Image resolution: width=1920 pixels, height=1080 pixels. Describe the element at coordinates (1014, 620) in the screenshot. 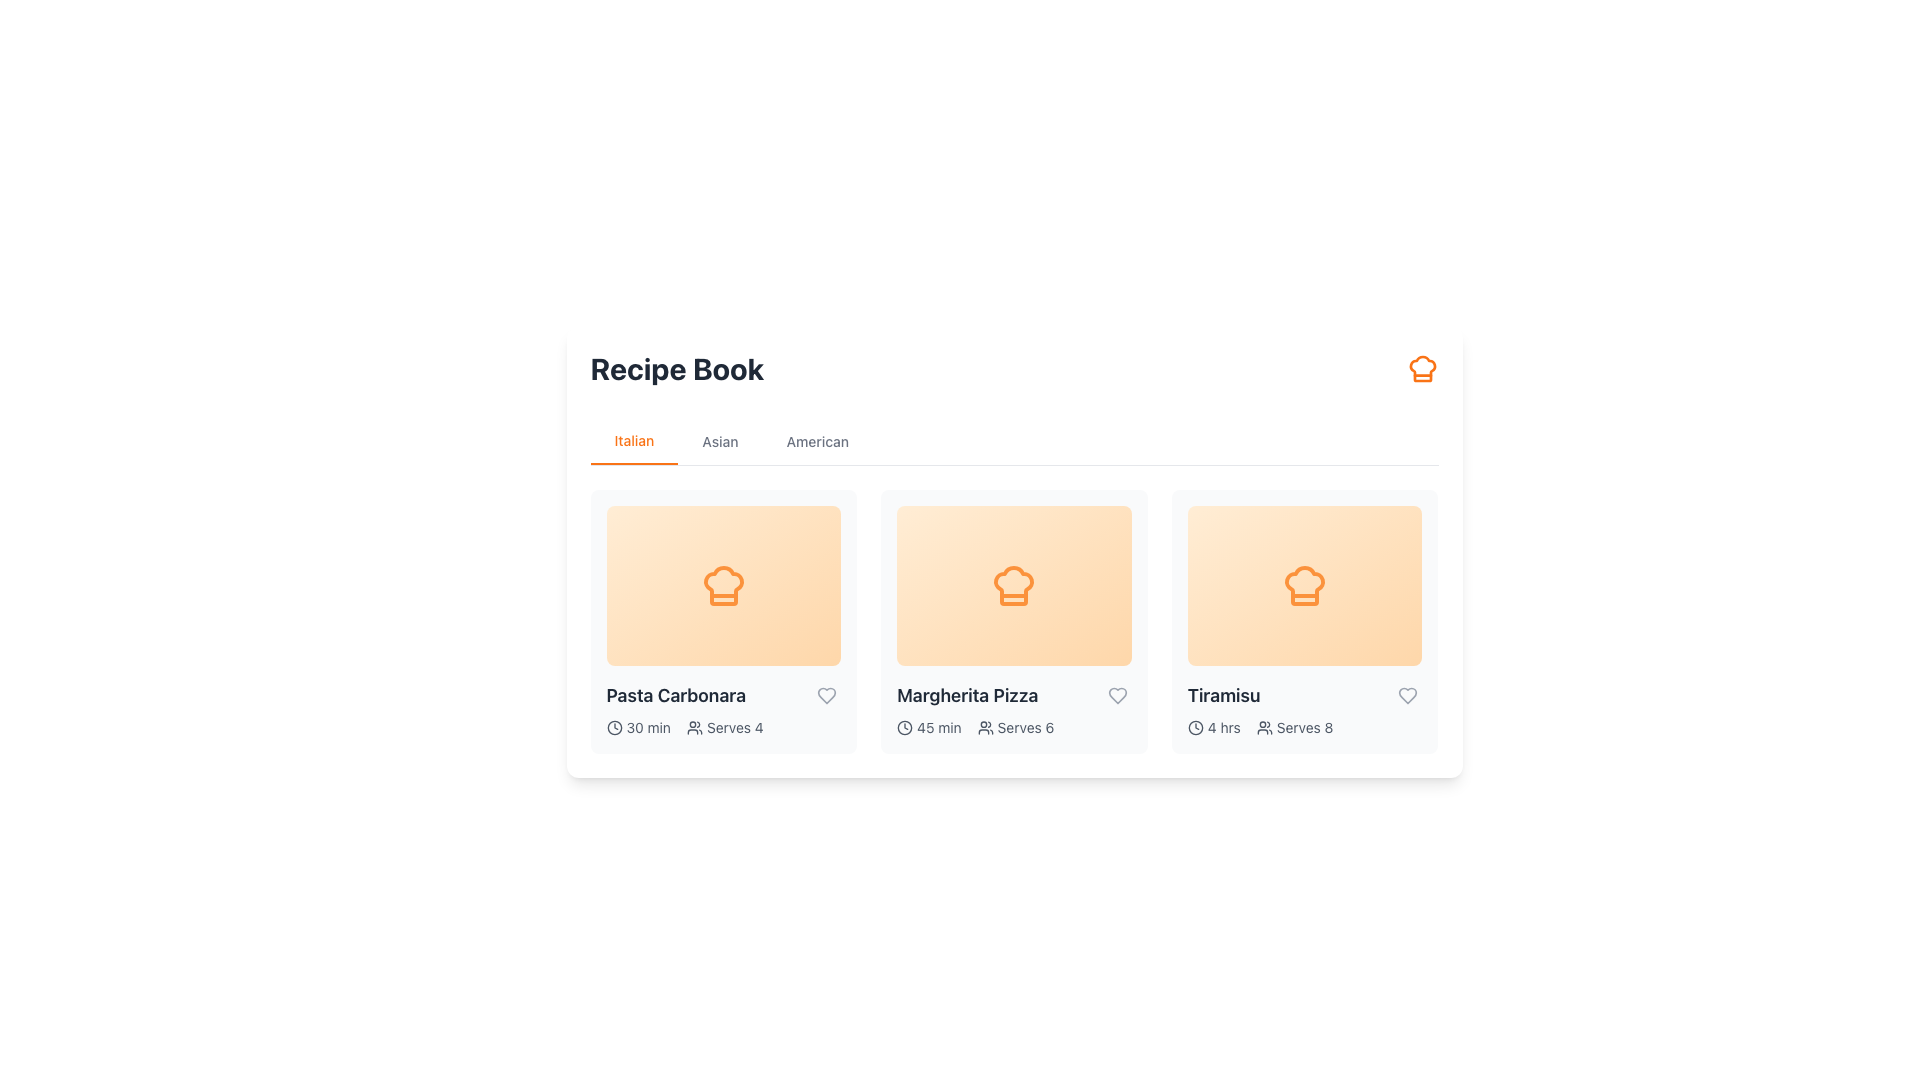

I see `preparation and serving details of the 'Margherita Pizza' card, which is the second card in a three-column grid layout` at that location.